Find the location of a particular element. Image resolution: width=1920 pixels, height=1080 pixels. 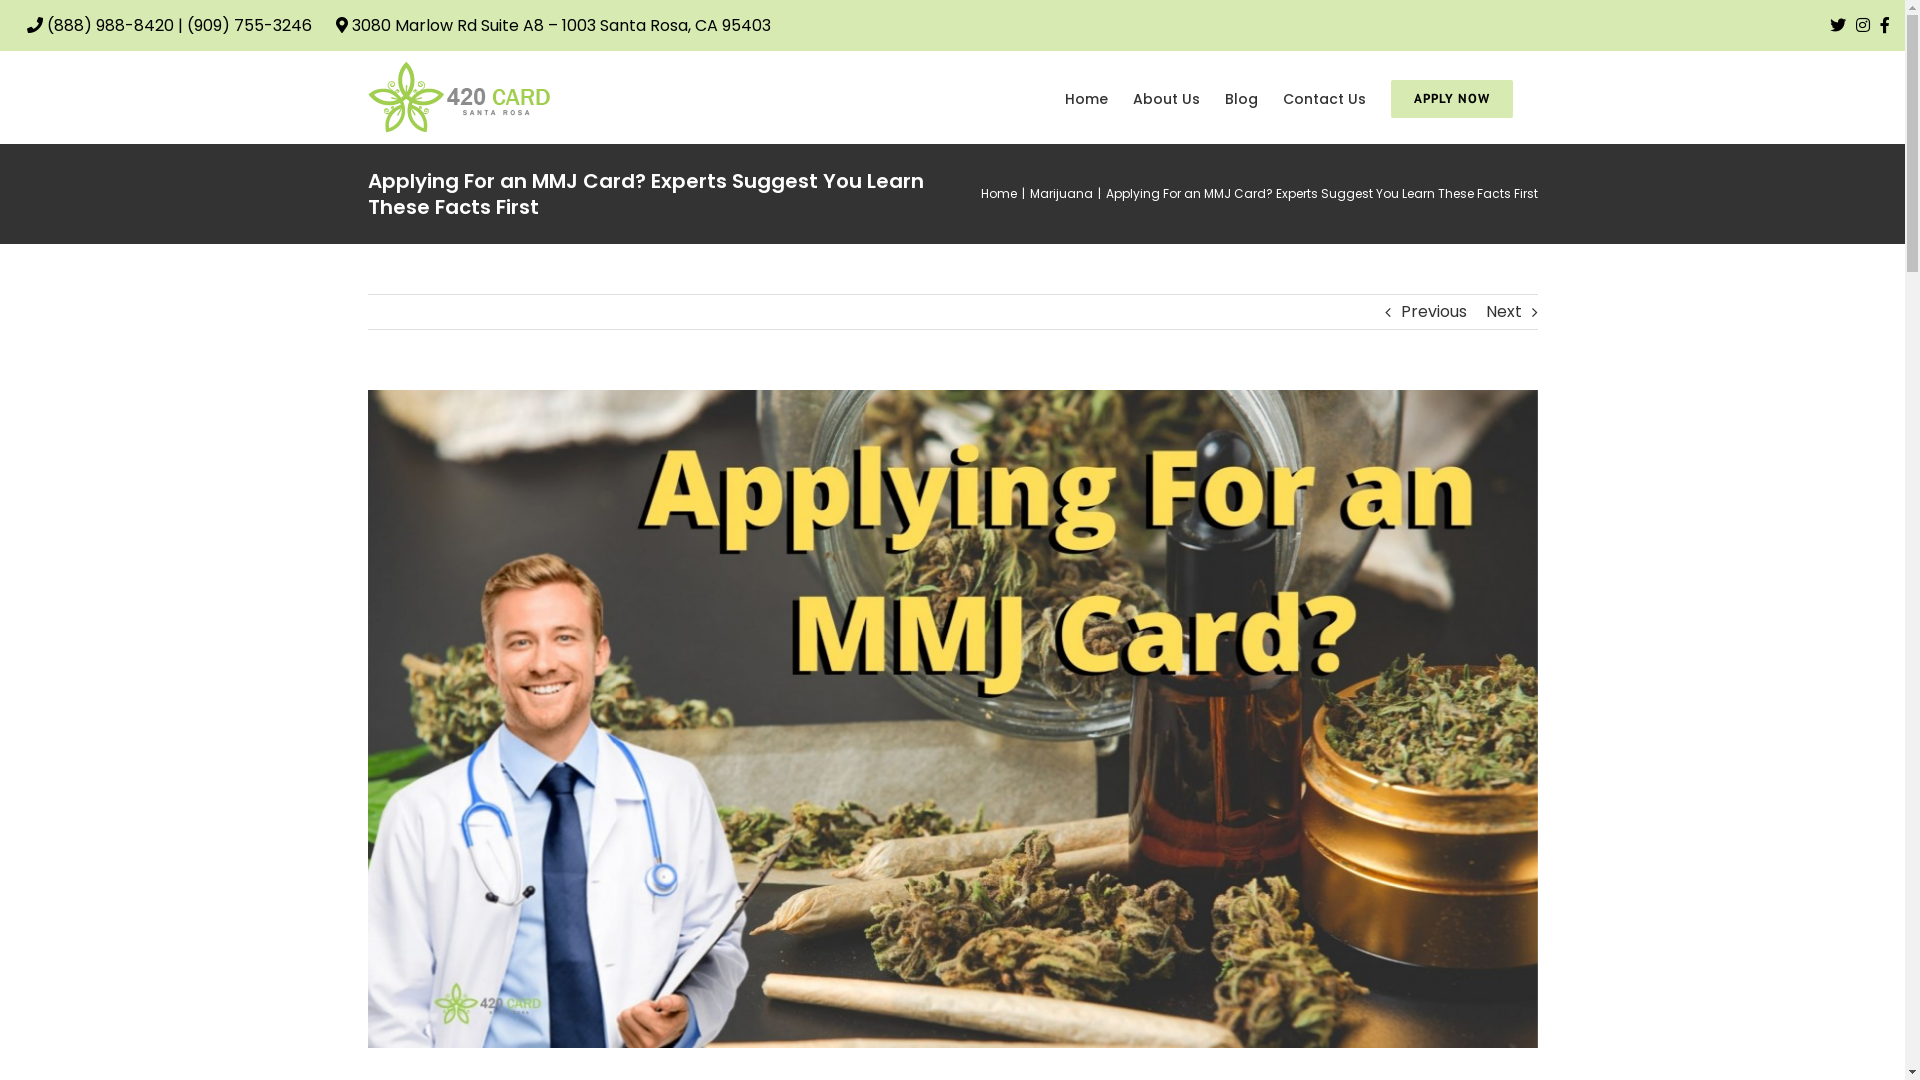

'Contact Us' is located at coordinates (1323, 97).